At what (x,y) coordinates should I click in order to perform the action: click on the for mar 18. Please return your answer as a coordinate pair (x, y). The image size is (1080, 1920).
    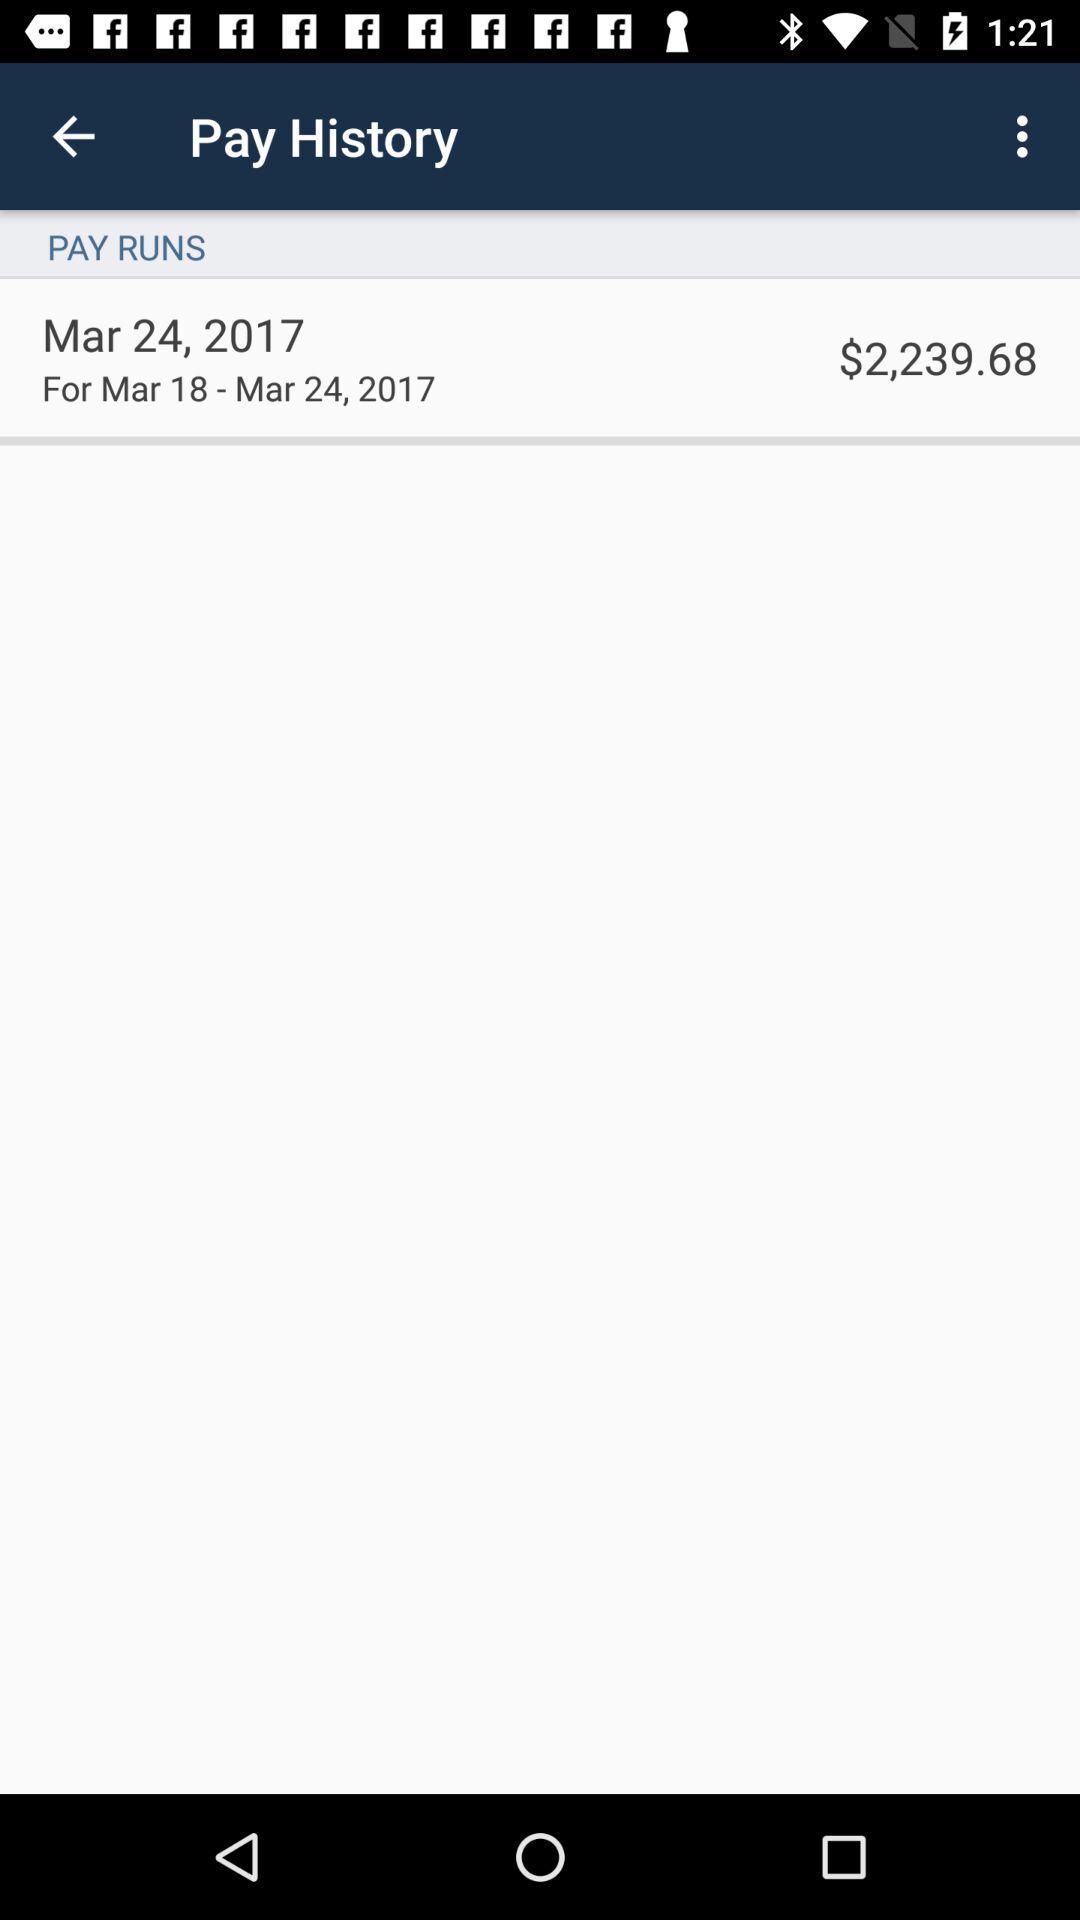
    Looking at the image, I should click on (237, 387).